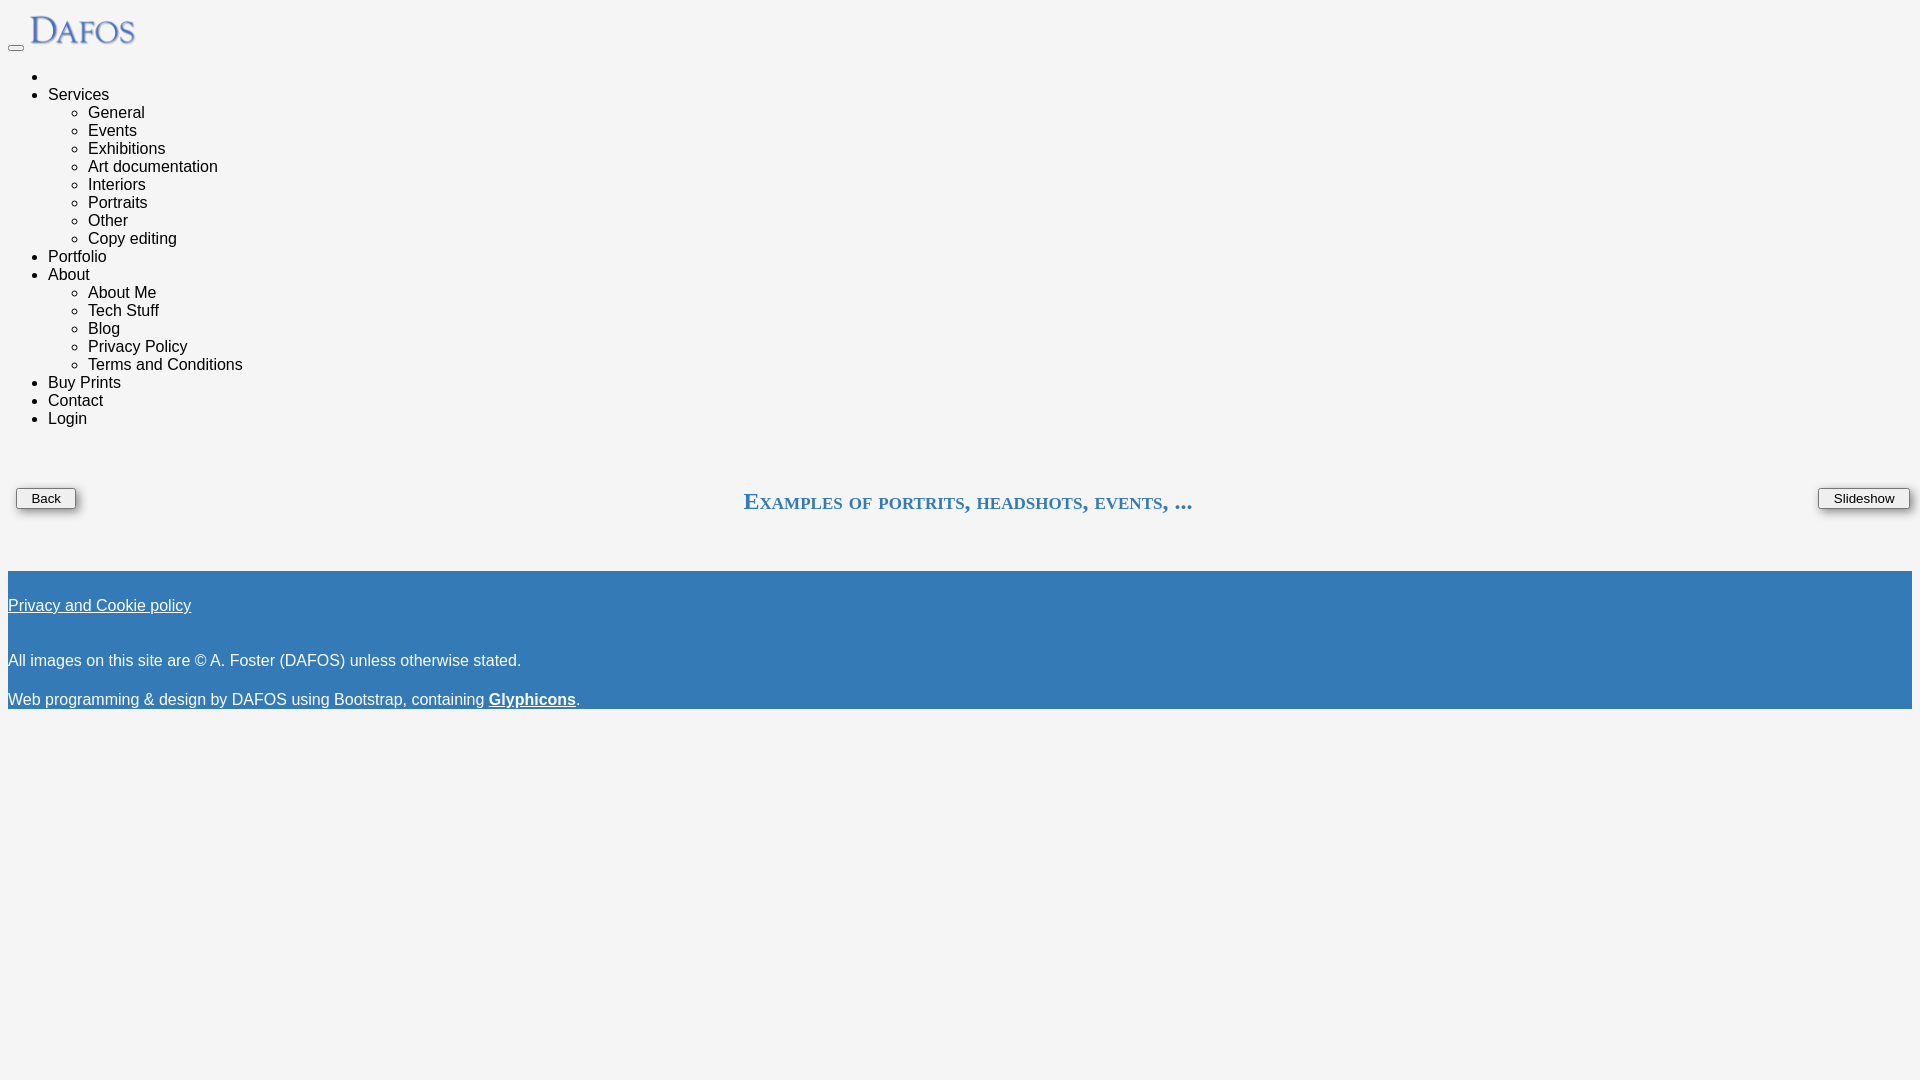 The height and width of the screenshot is (1080, 1920). What do you see at coordinates (165, 364) in the screenshot?
I see `'Terms and Conditions'` at bounding box center [165, 364].